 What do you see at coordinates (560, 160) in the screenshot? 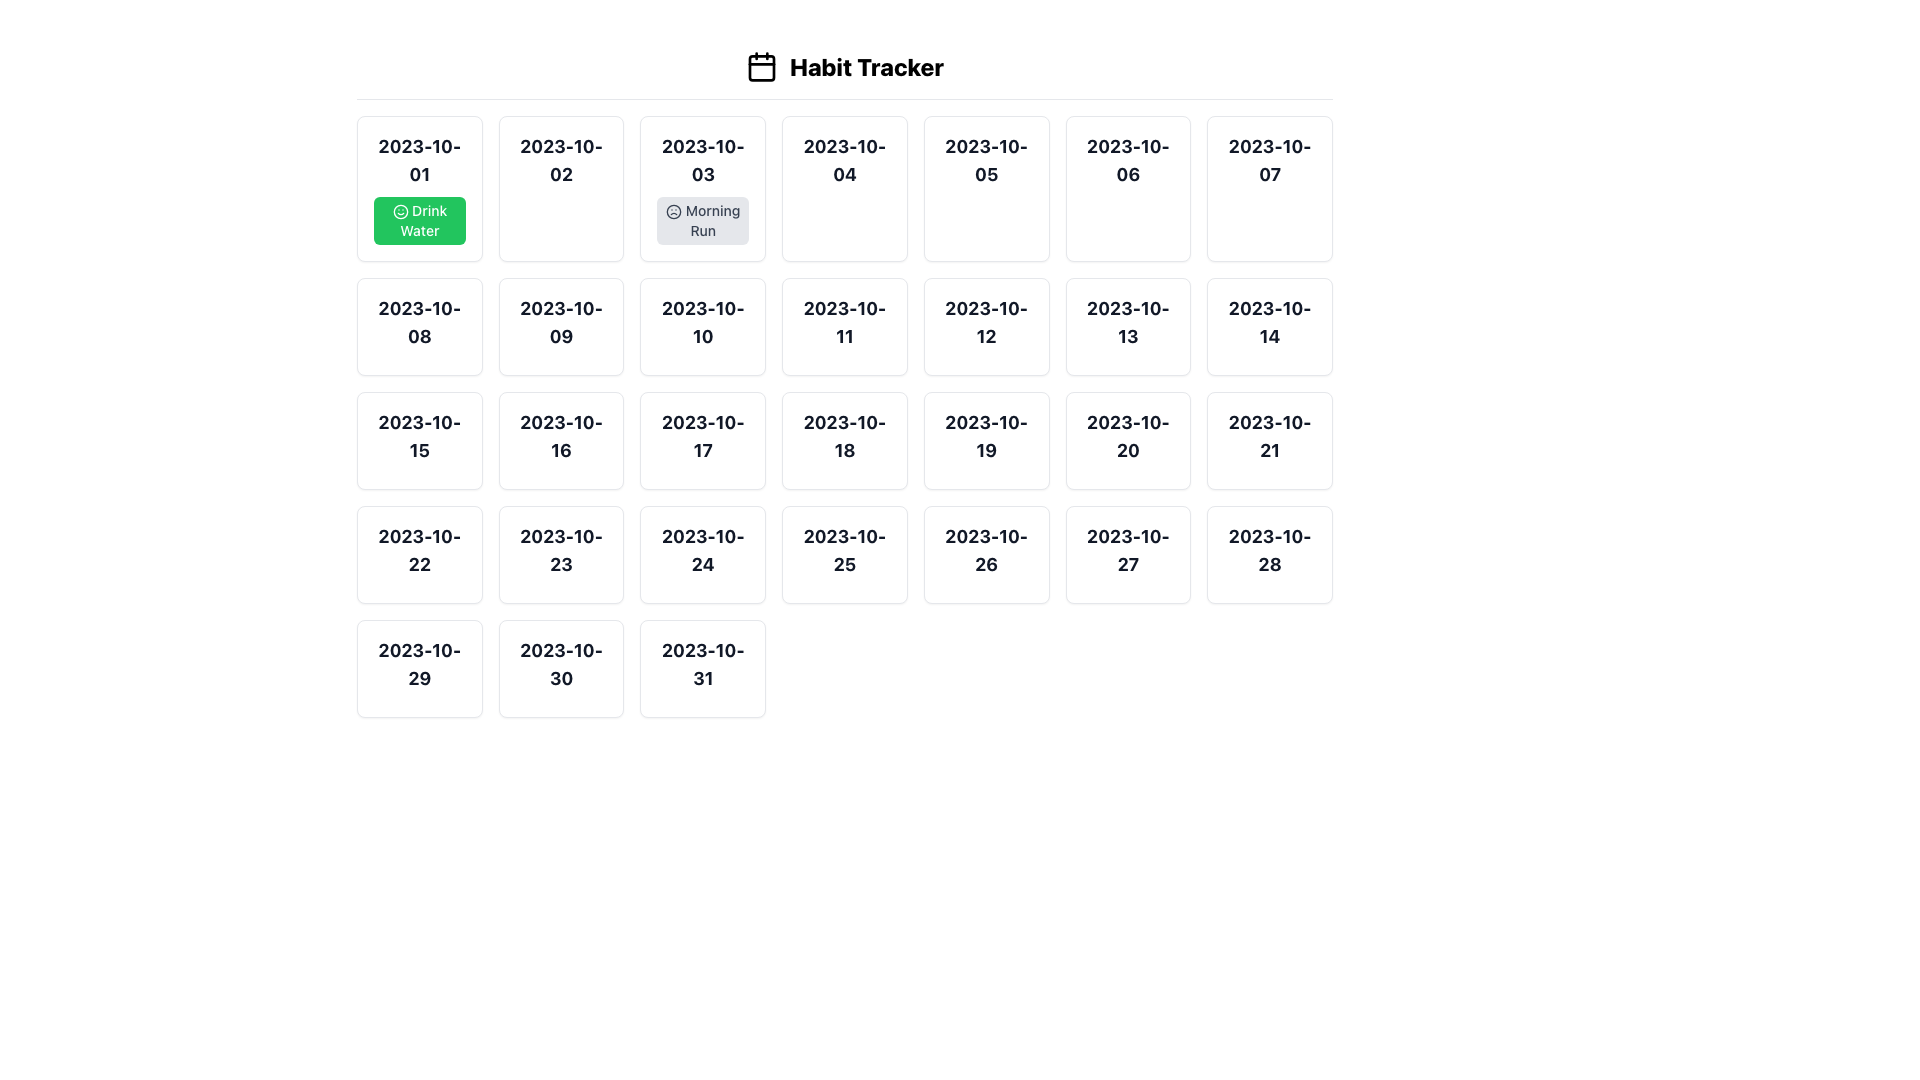
I see `the bold, large-sized text displaying the date '2023-10-02', which is centered in its box in the second column of the first row of a grid layout` at bounding box center [560, 160].